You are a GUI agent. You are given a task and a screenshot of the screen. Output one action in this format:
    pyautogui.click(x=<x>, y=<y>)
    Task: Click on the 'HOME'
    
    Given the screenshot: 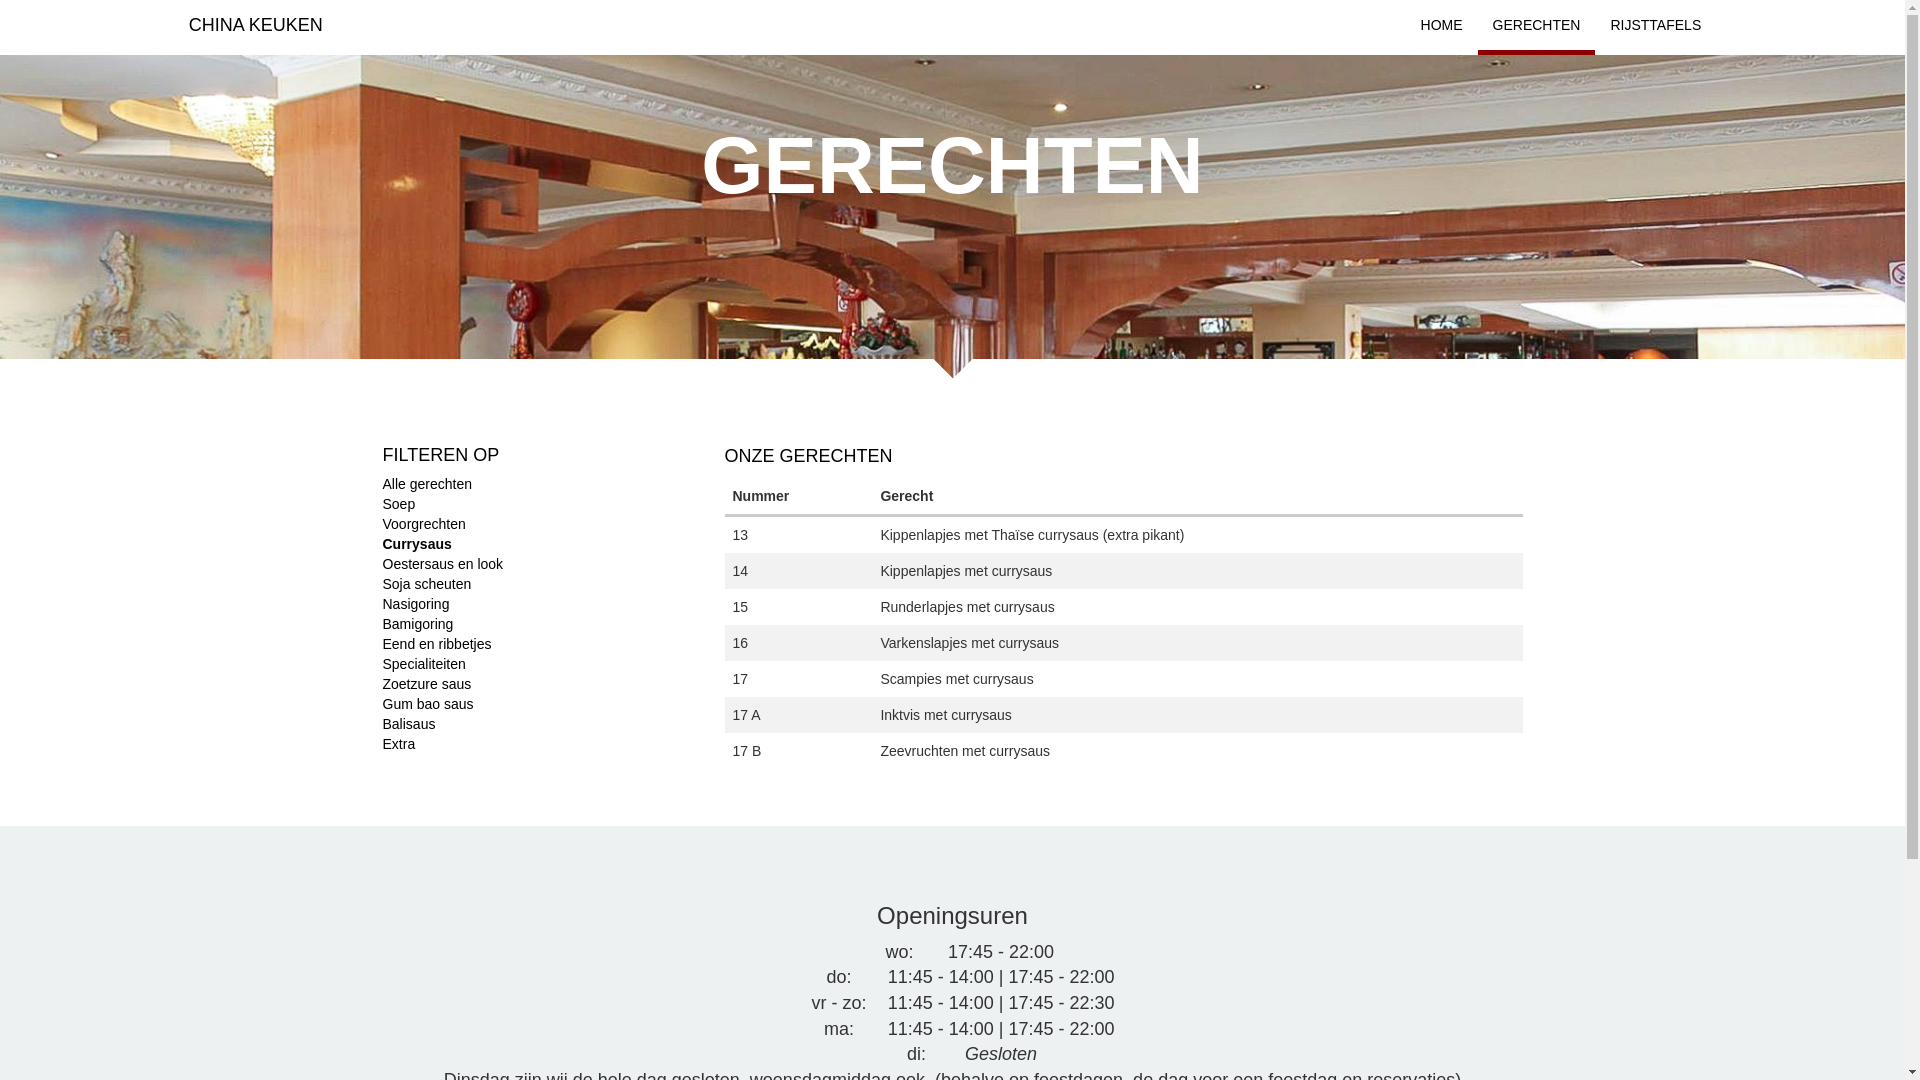 What is the action you would take?
    pyautogui.click(x=1441, y=24)
    